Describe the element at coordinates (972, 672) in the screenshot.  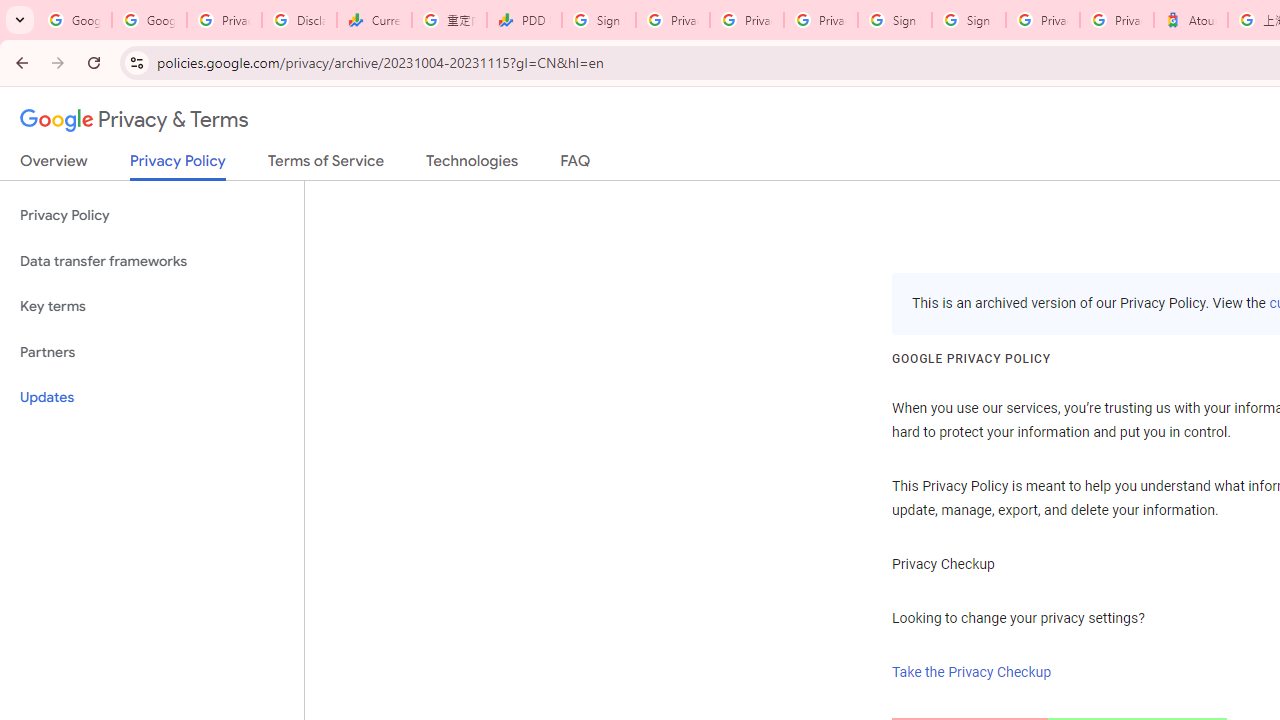
I see `'Take the Privacy Checkup'` at that location.